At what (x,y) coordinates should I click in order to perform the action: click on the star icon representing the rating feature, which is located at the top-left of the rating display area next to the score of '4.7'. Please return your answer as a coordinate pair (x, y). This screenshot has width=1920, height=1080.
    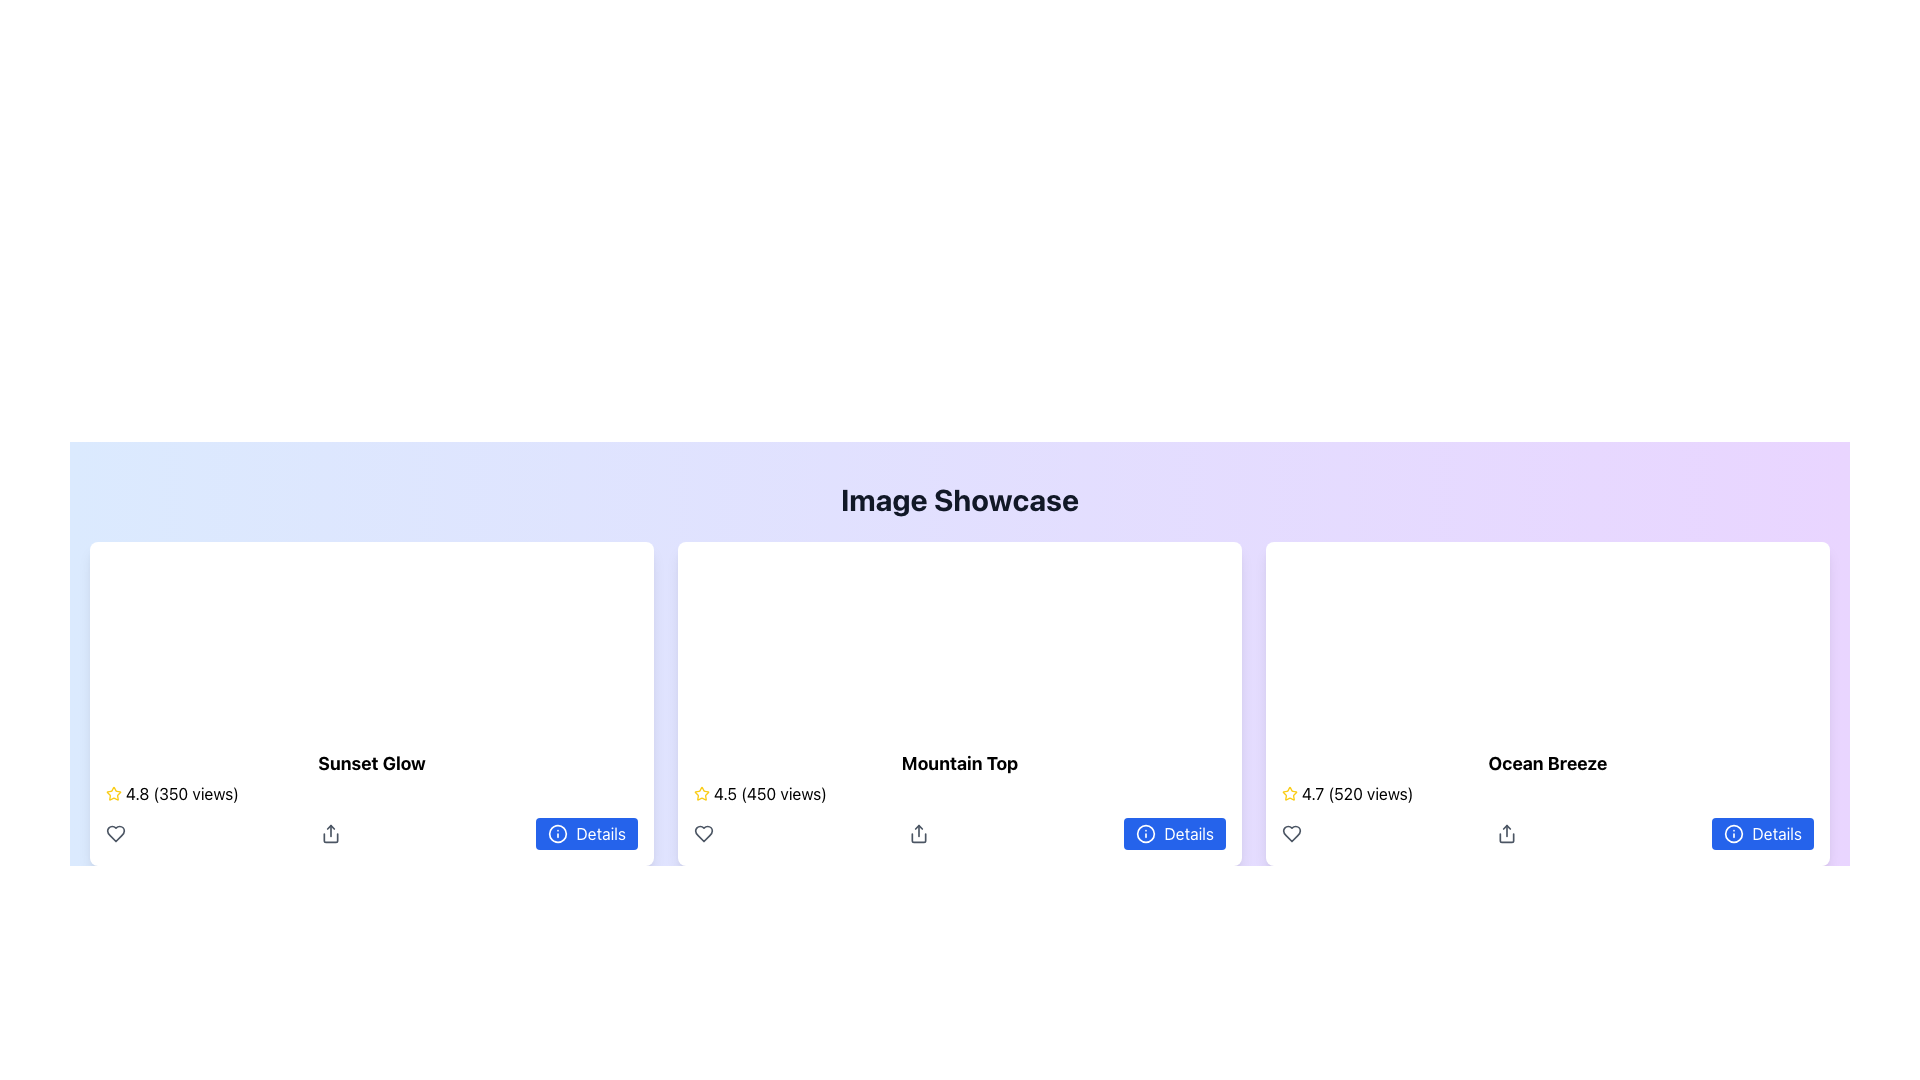
    Looking at the image, I should click on (1290, 792).